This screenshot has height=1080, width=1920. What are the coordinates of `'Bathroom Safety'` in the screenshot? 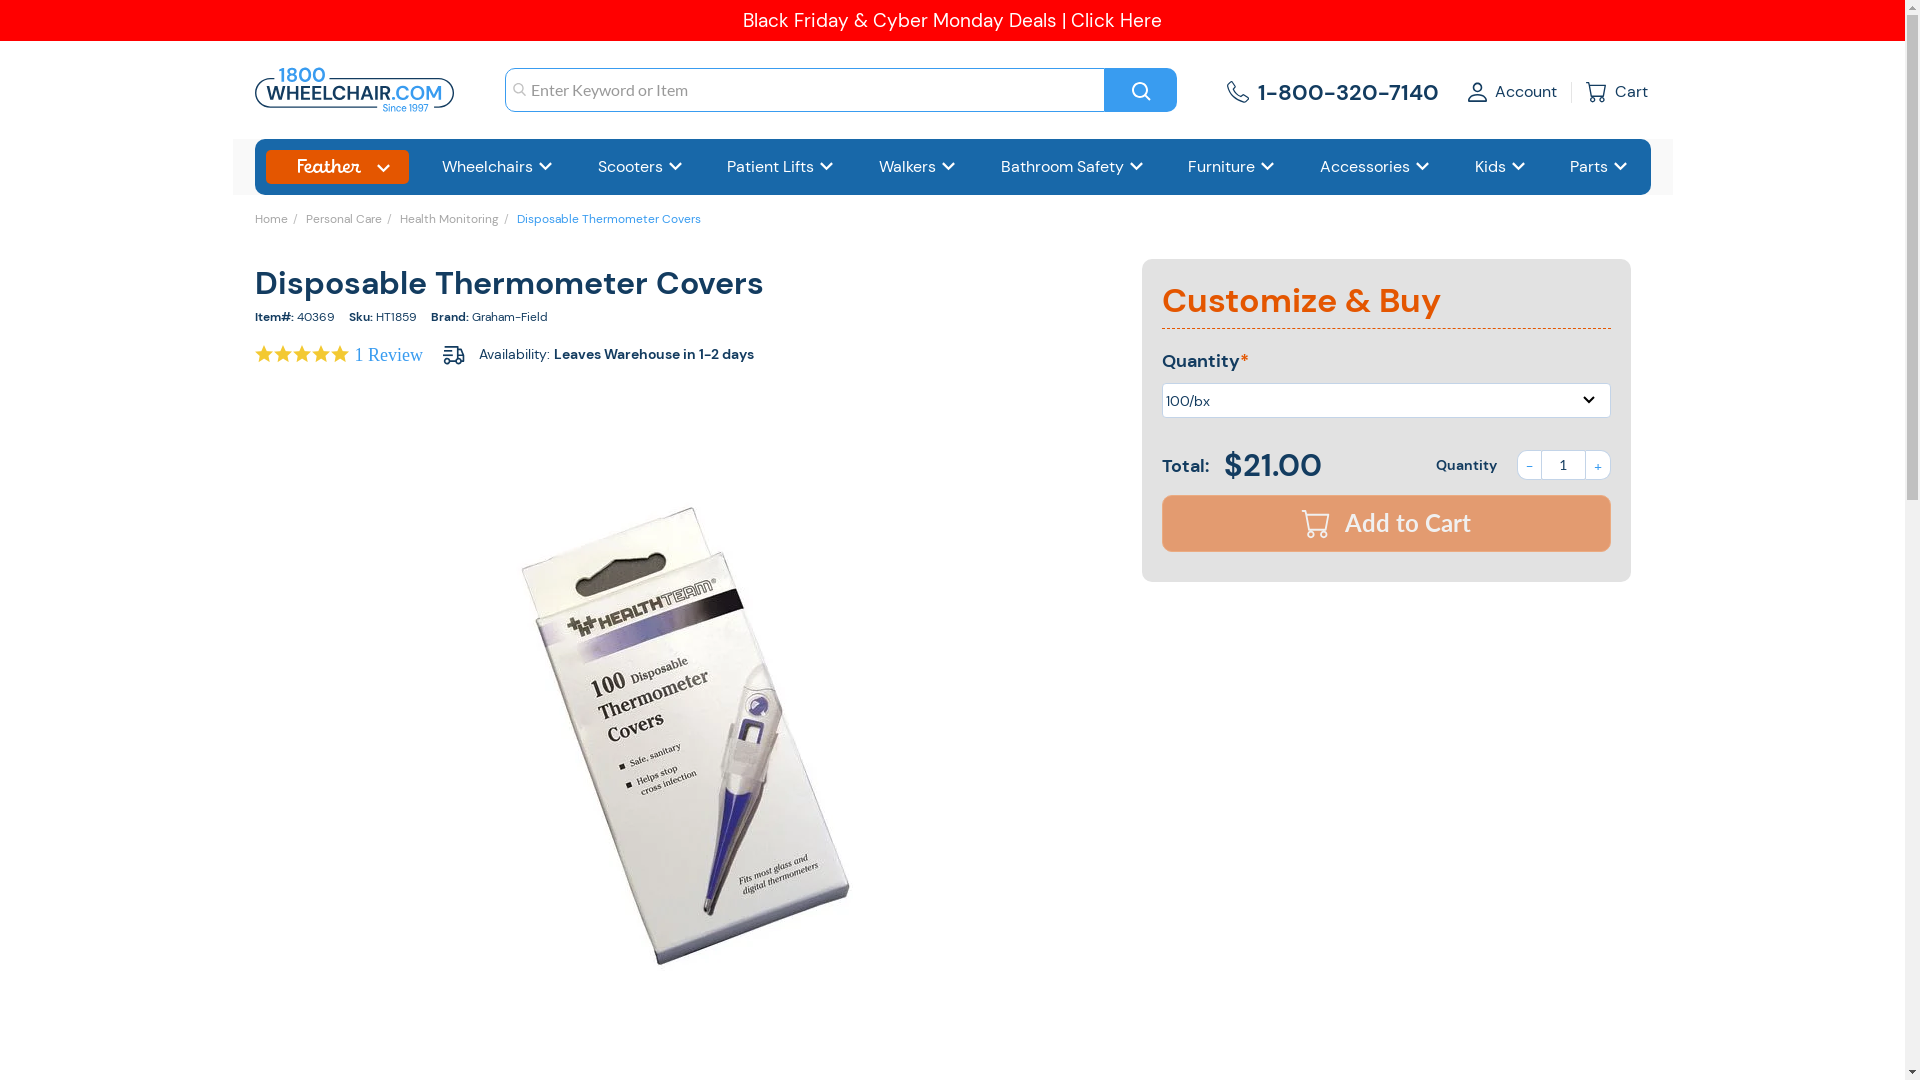 It's located at (1072, 166).